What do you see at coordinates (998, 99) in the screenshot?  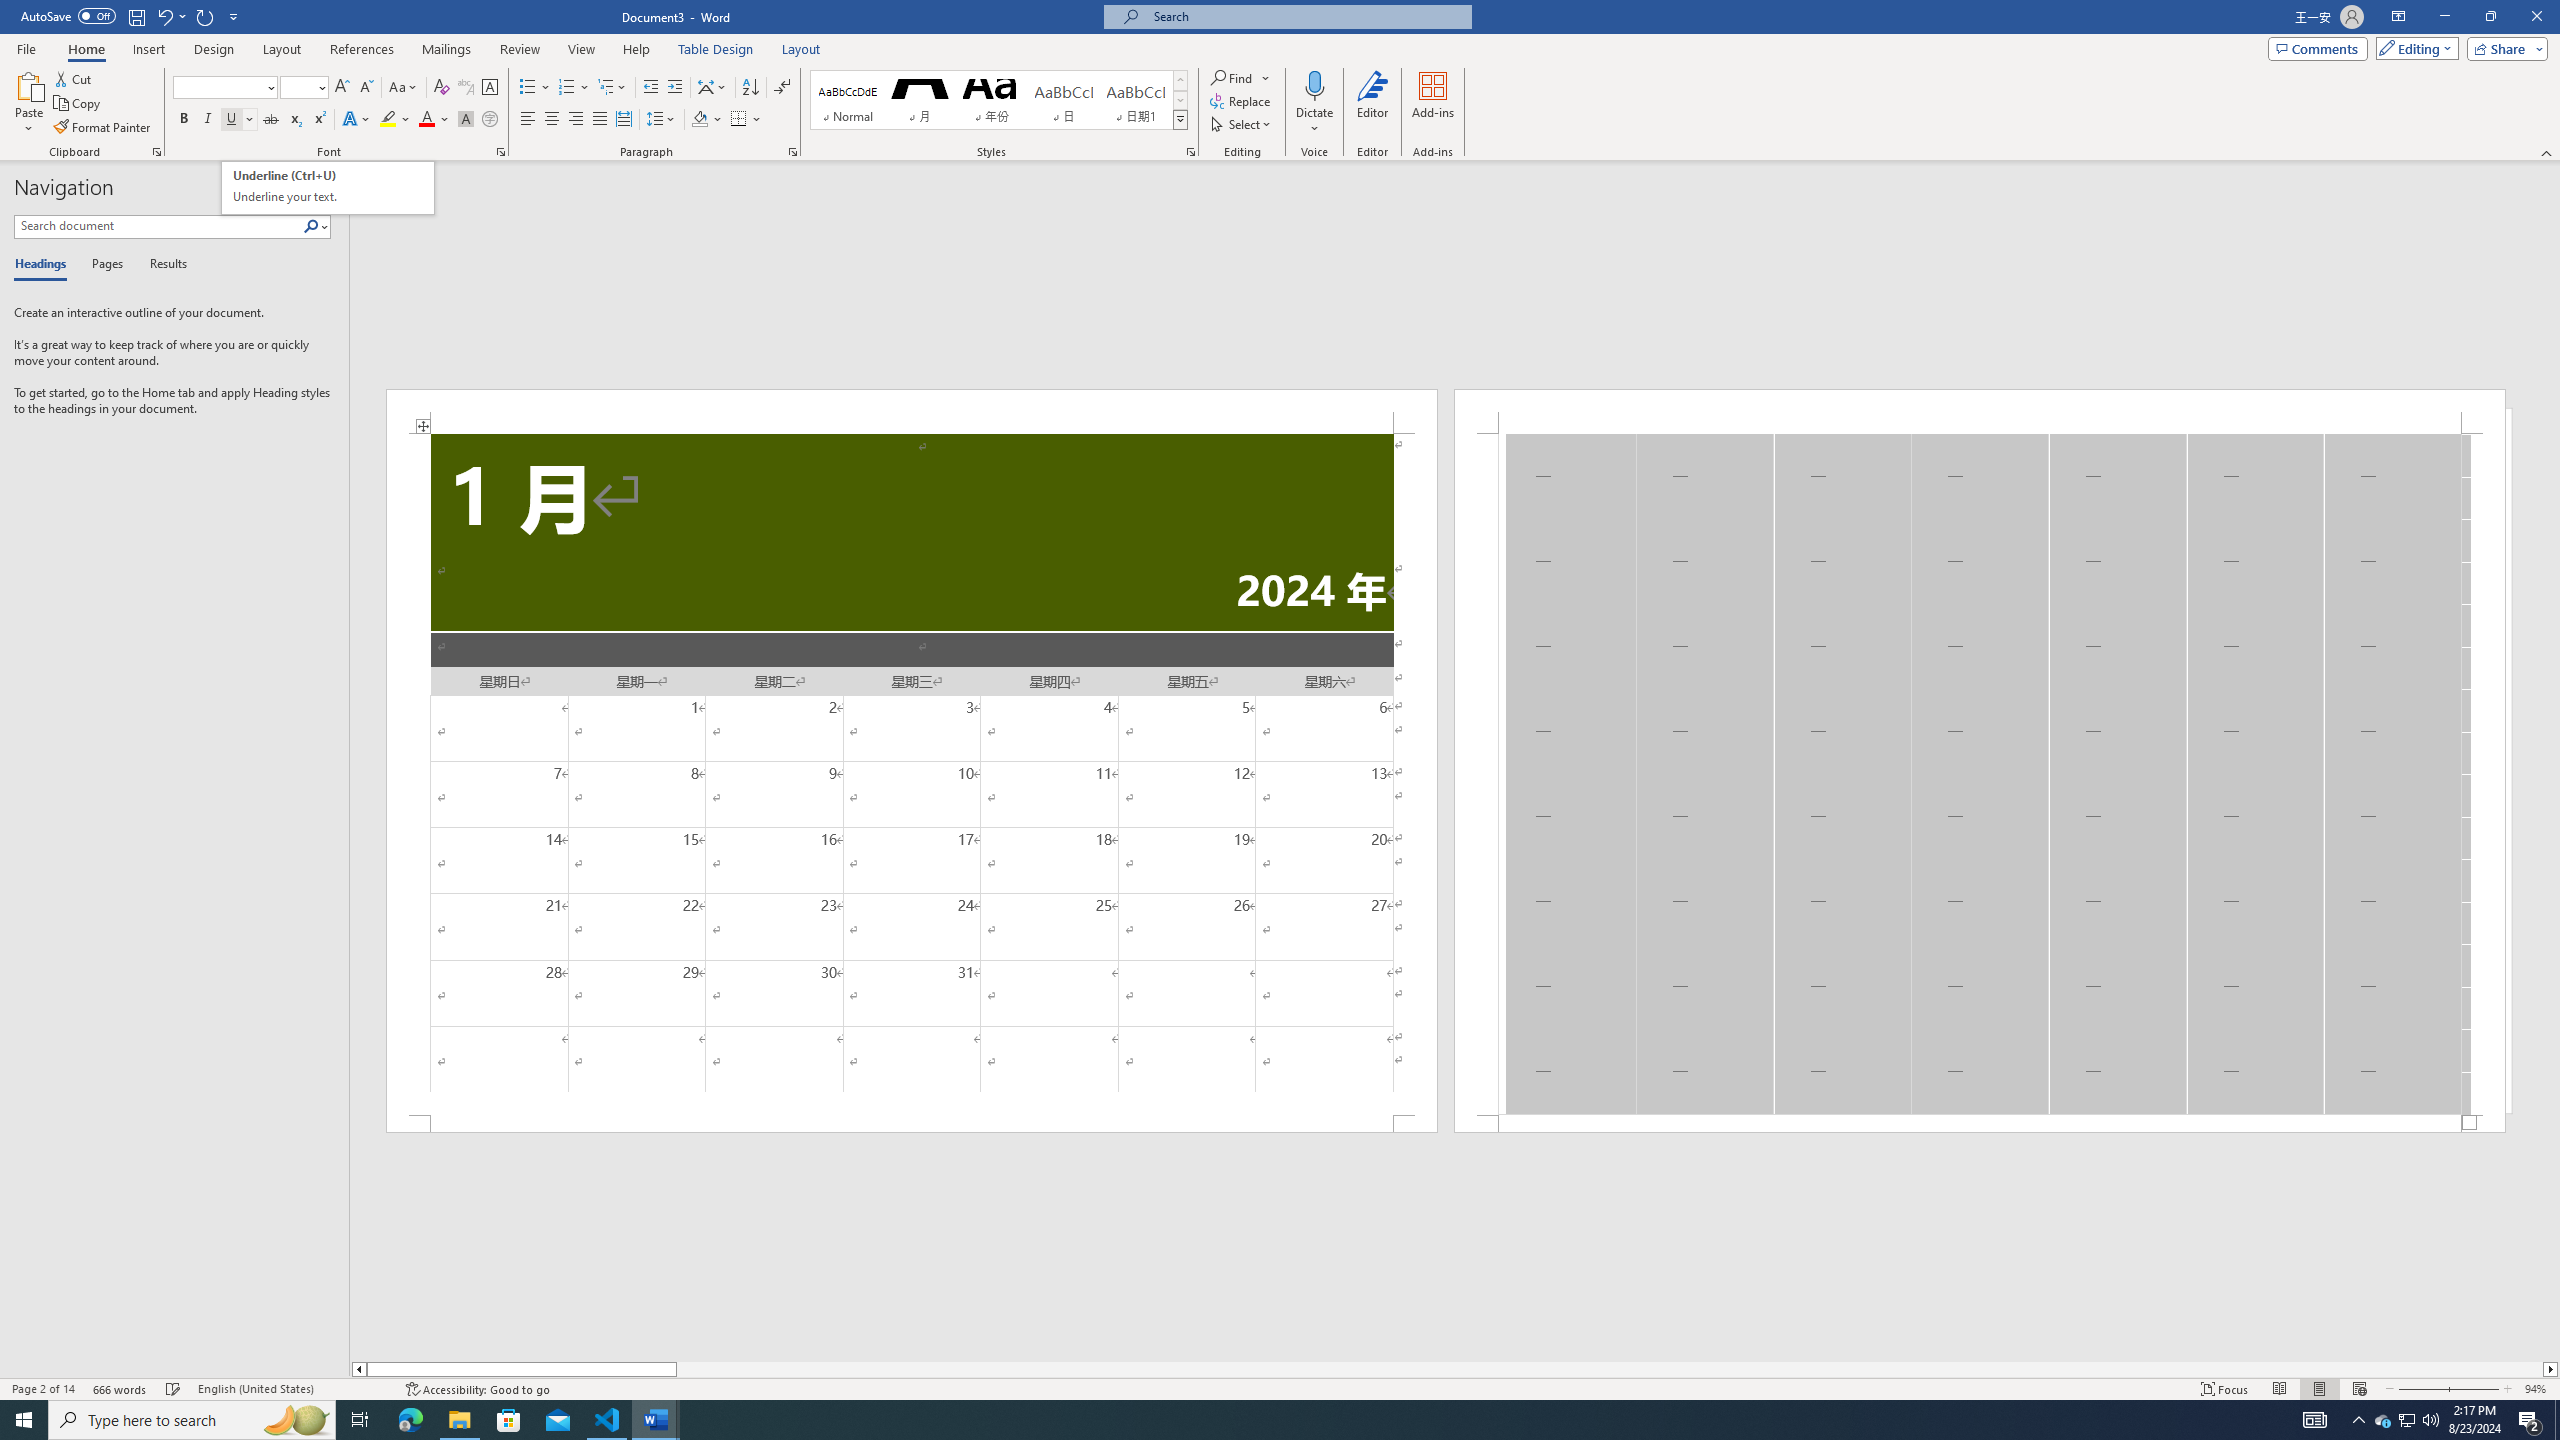 I see `'AutomationID: QuickStylesGallery'` at bounding box center [998, 99].